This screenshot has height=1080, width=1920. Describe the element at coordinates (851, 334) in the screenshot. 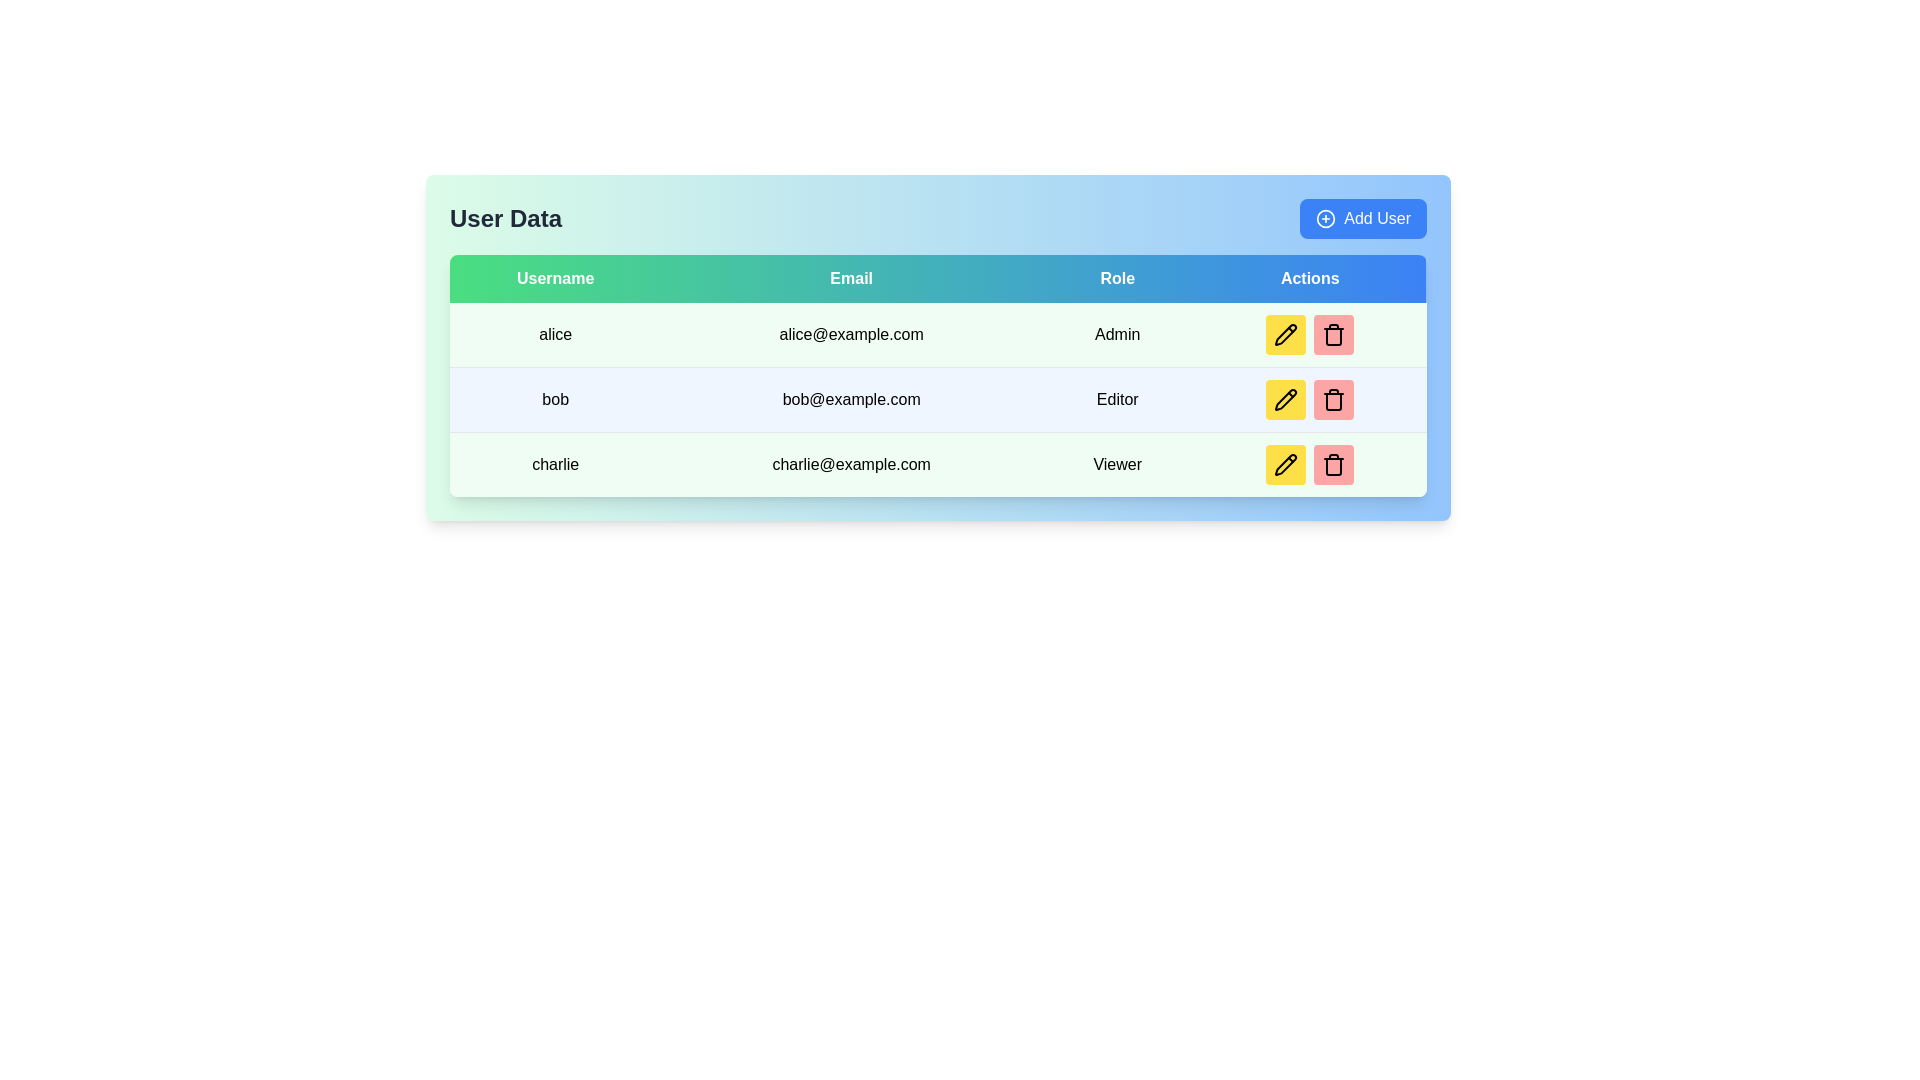

I see `the text box displaying the email address associated with the user 'alice' located in the second cell of the row containing 'alice' and 'Admin' under the 'Email' column` at that location.